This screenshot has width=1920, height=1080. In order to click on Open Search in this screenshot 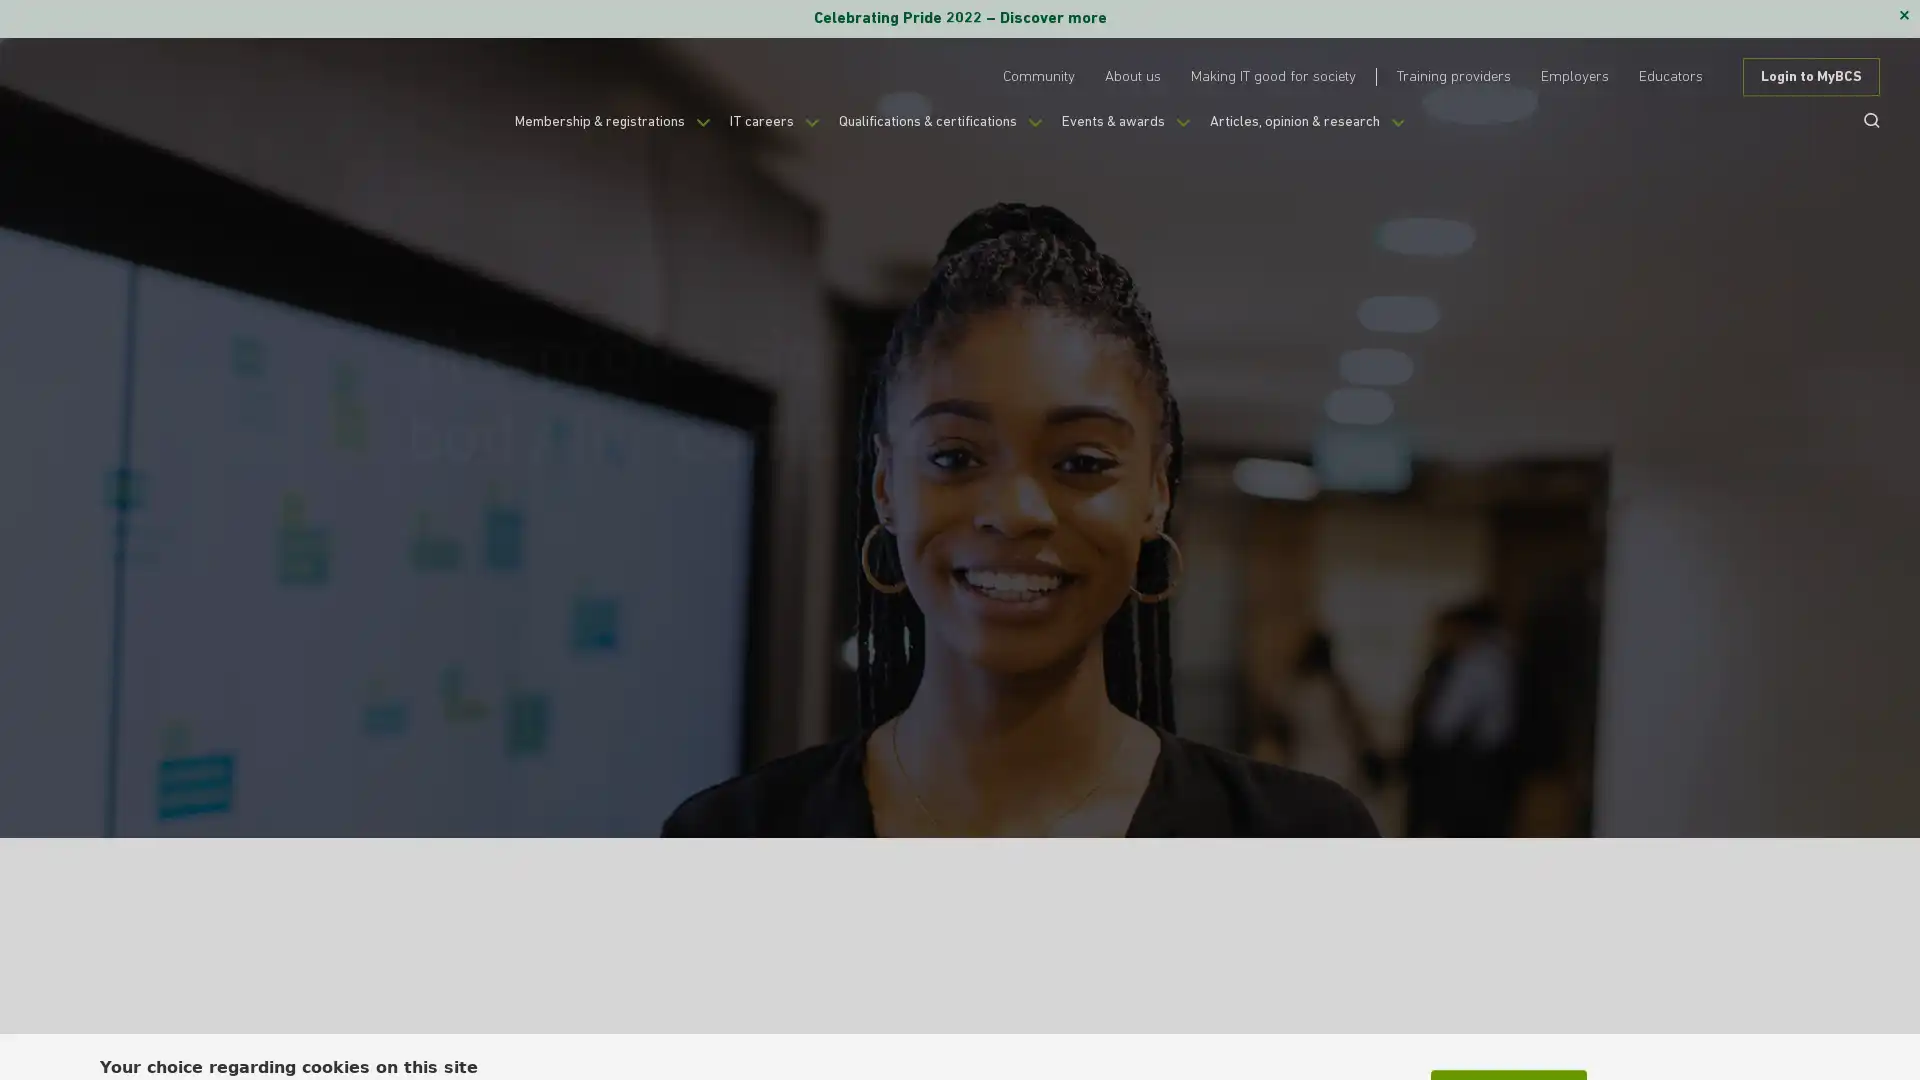, I will do `click(1864, 119)`.